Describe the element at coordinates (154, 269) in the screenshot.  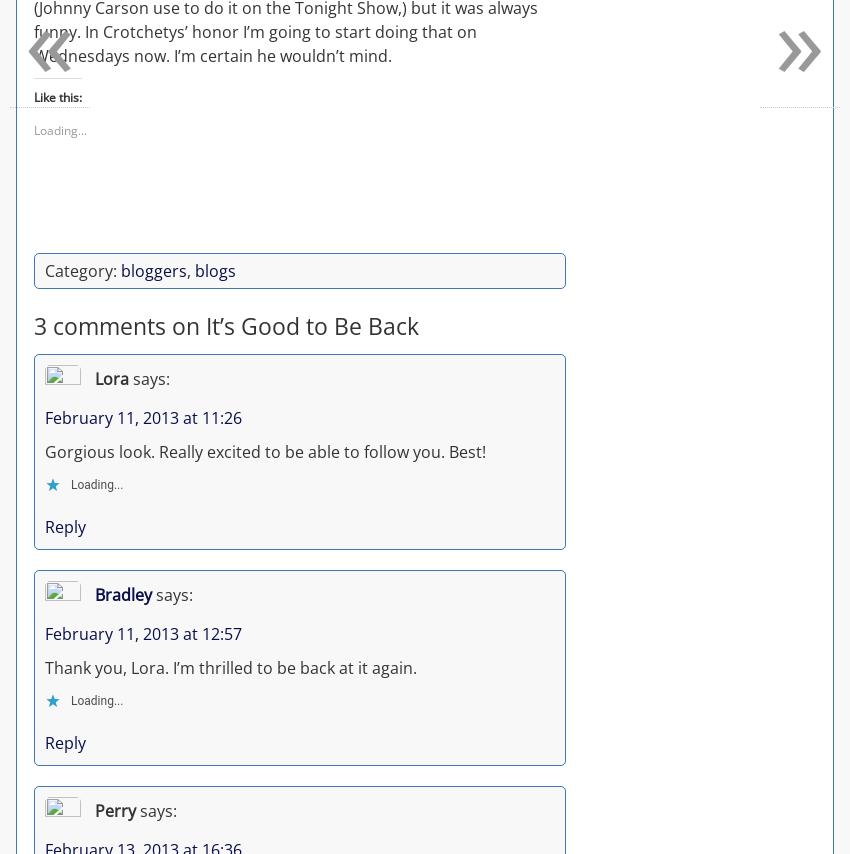
I see `'bloggers'` at that location.